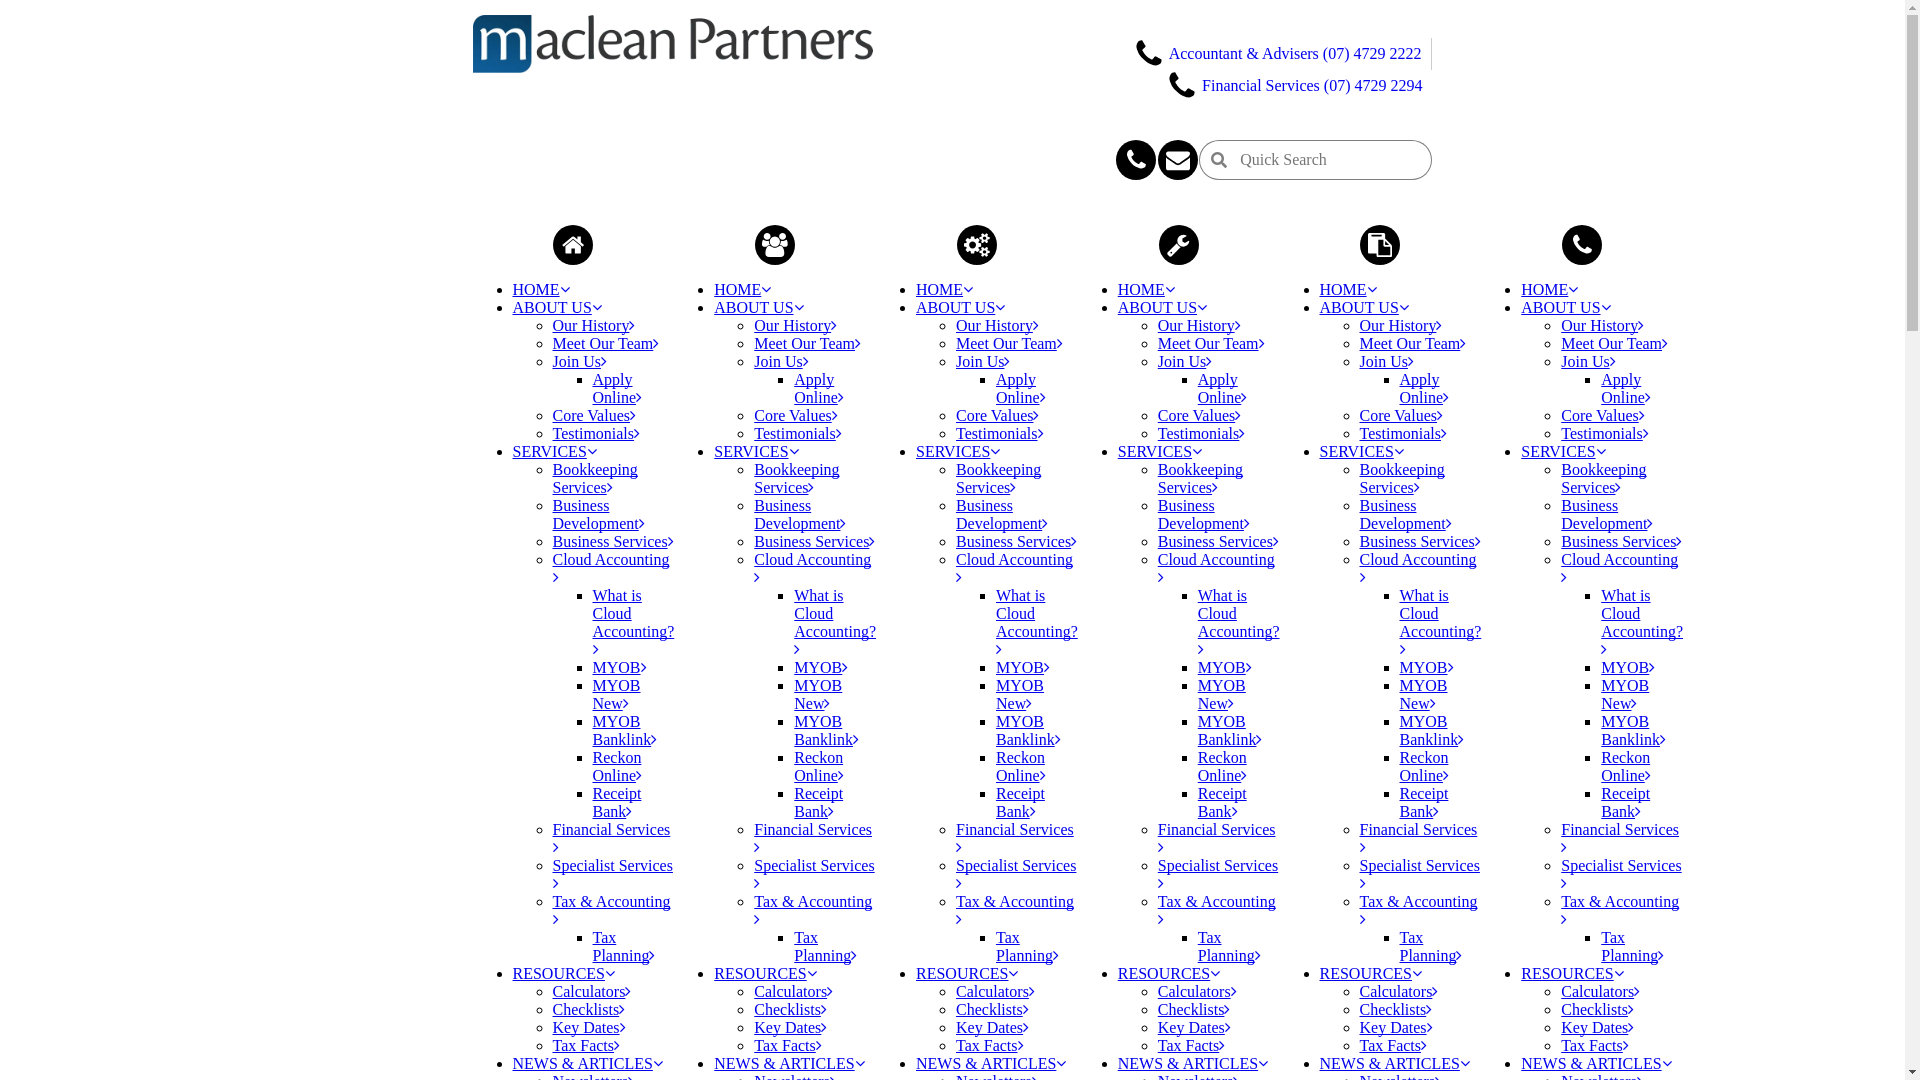  I want to click on 'MYOB Banklink', so click(1198, 730).